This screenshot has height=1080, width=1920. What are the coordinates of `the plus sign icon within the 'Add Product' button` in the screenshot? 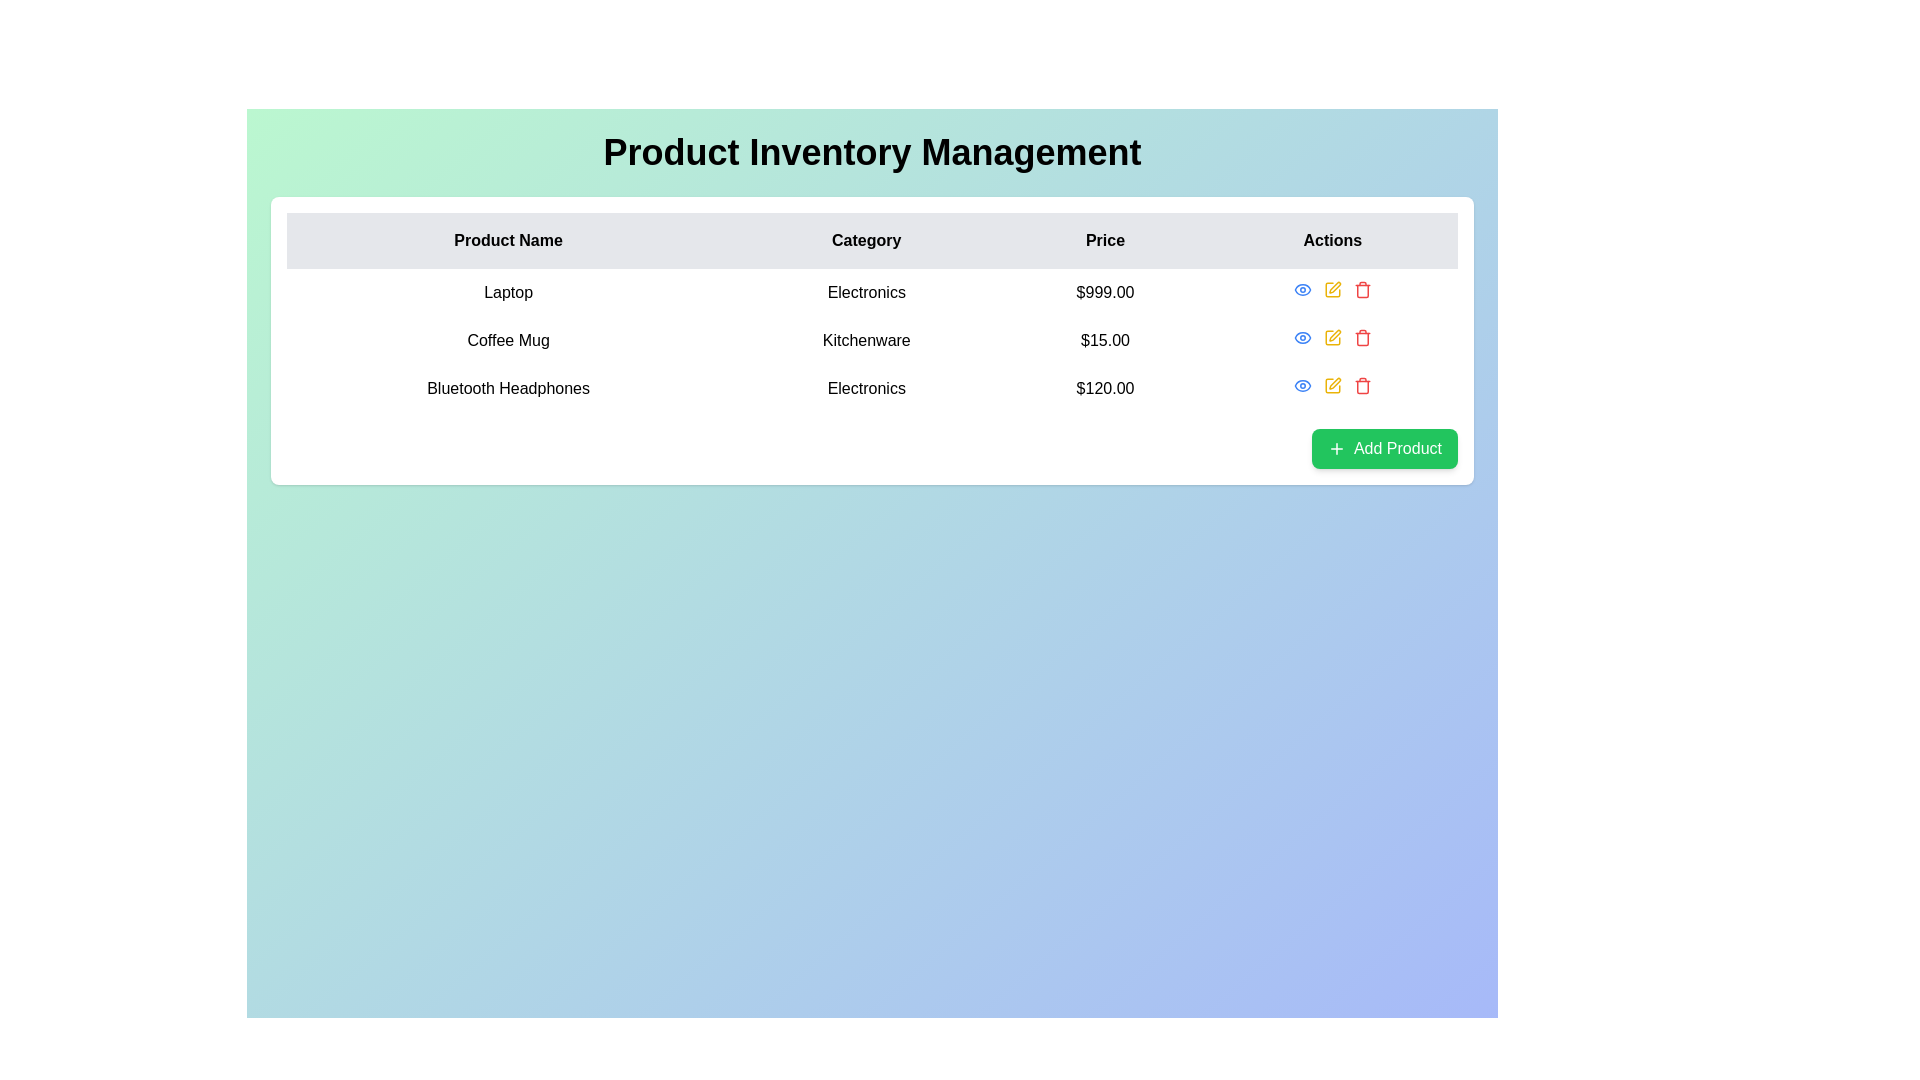 It's located at (1336, 447).